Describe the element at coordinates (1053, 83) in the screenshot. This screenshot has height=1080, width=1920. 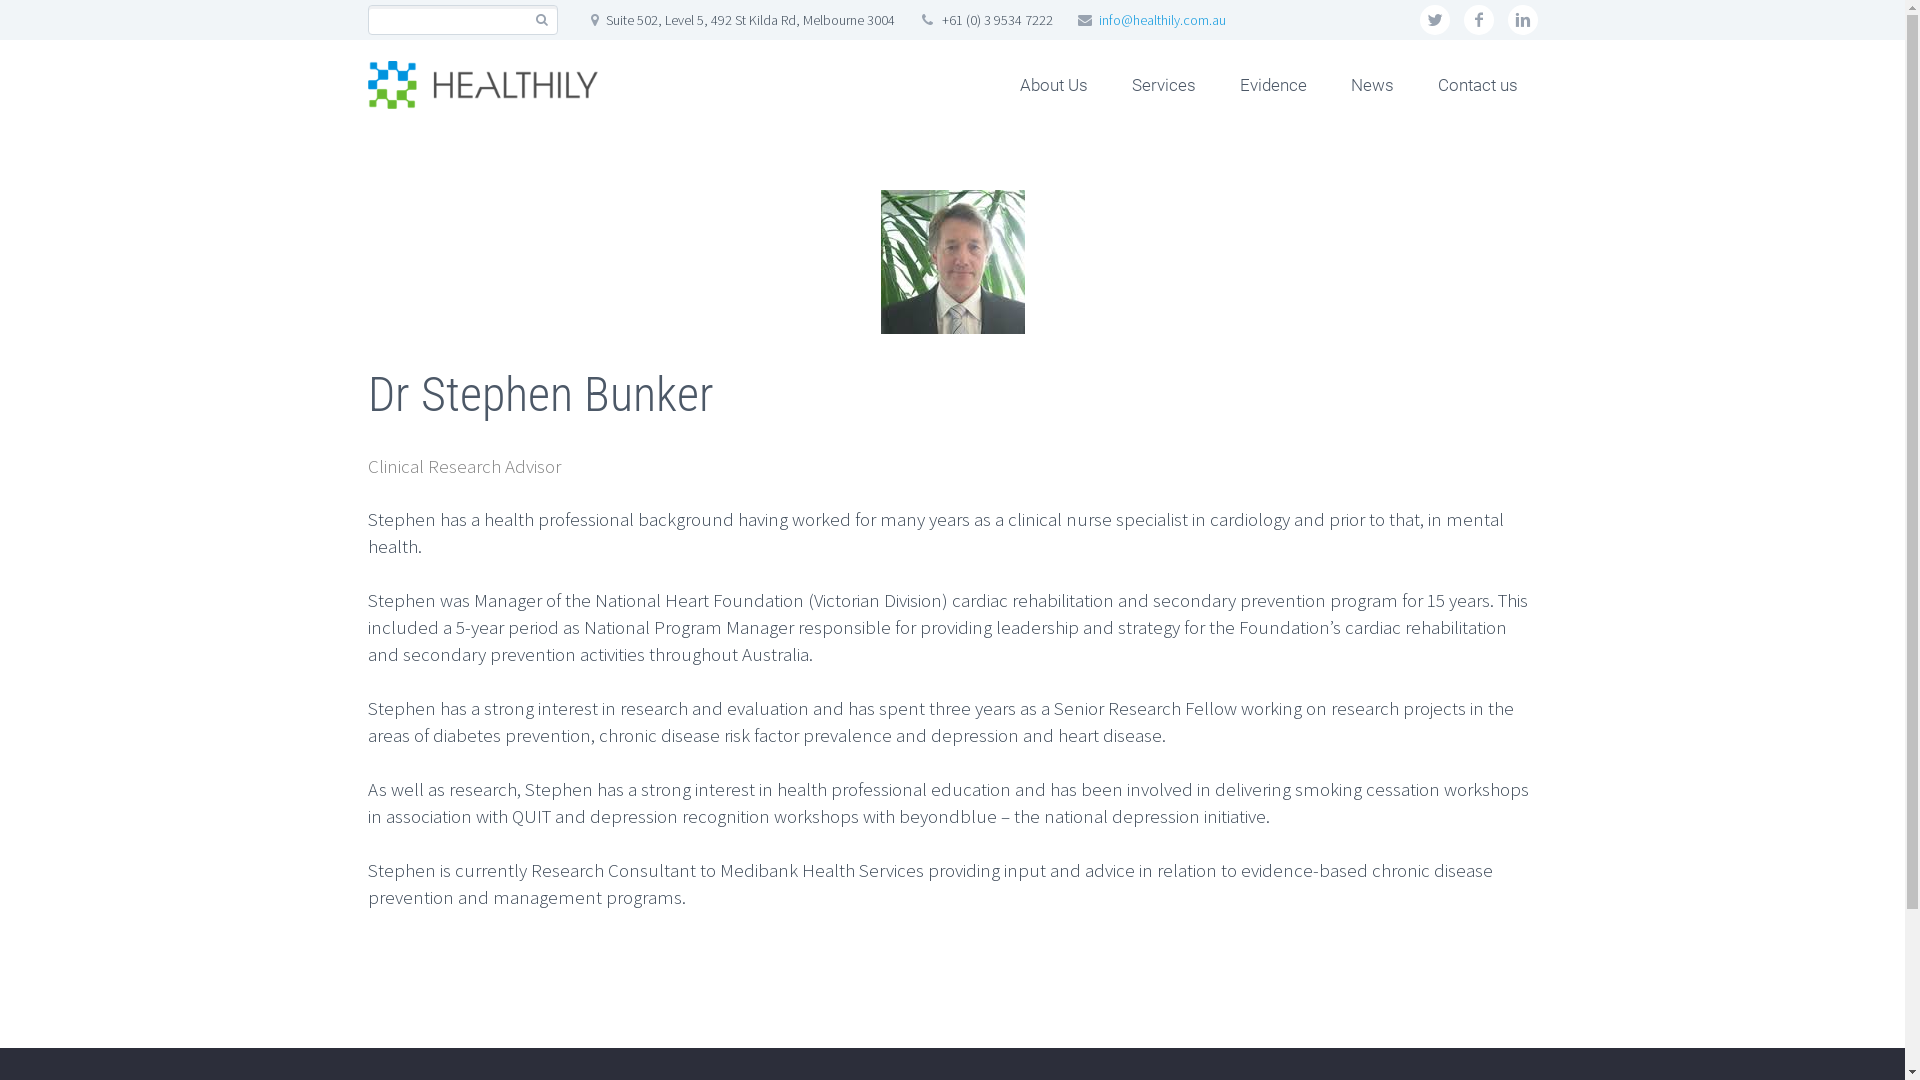
I see `'About Us'` at that location.